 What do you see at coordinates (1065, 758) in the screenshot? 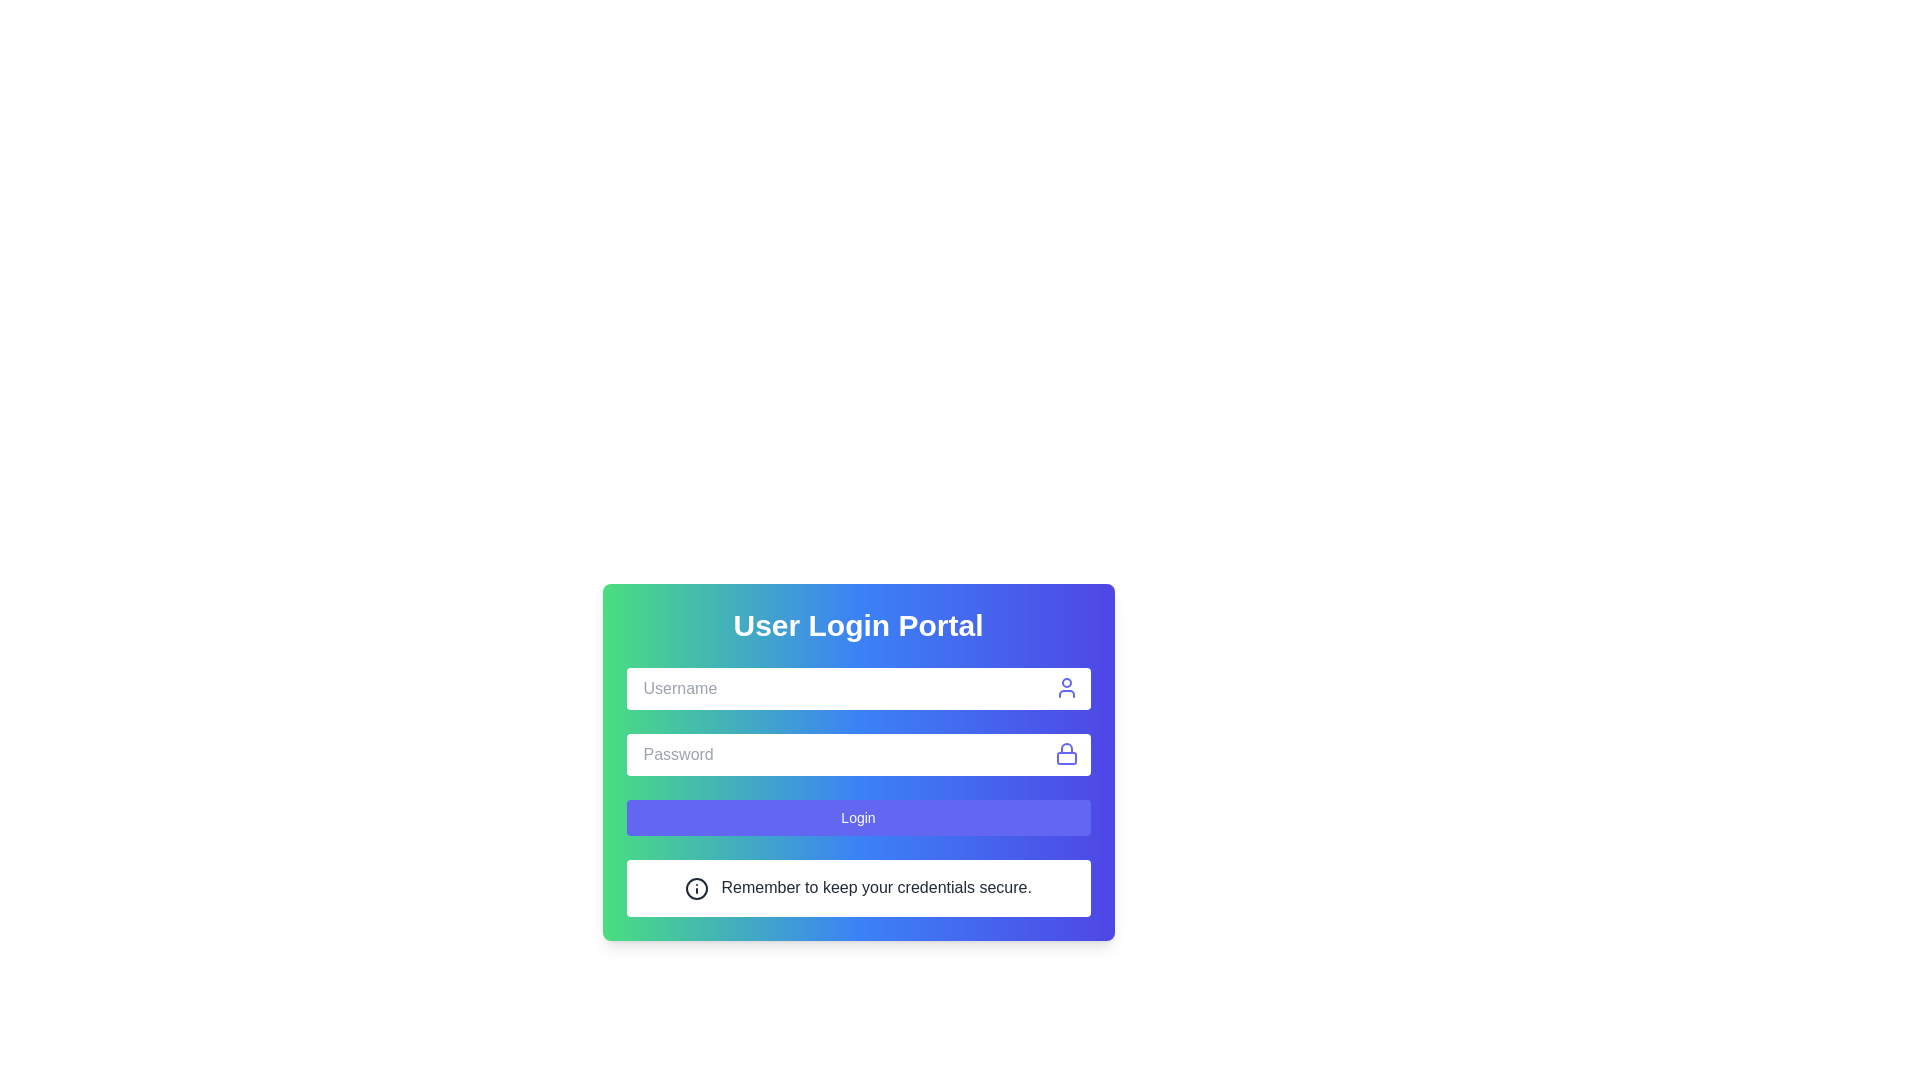
I see `the small rectangular element that is part of the purple lock icon located to the right of the password field in the login interface, emphasizing its function related to security` at bounding box center [1065, 758].